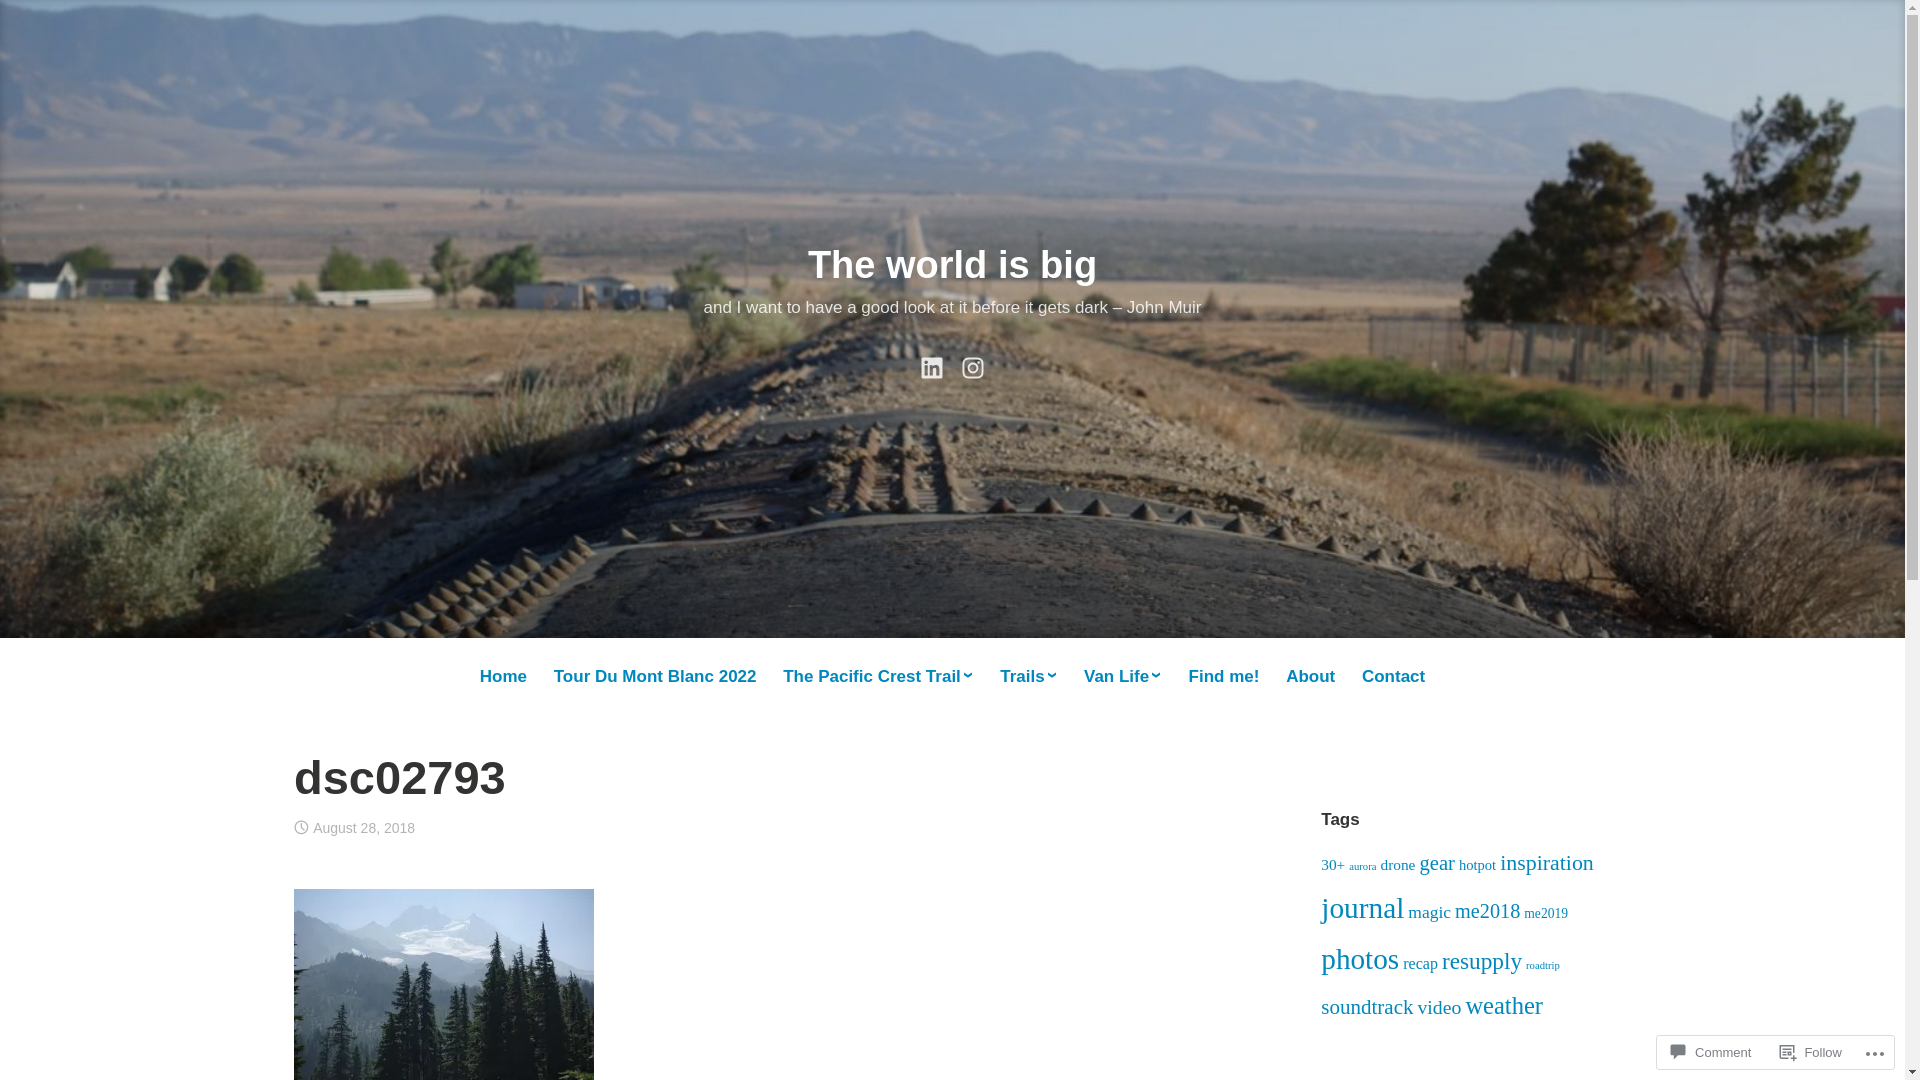 The image size is (1920, 1080). What do you see at coordinates (1477, 863) in the screenshot?
I see `'hotpot'` at bounding box center [1477, 863].